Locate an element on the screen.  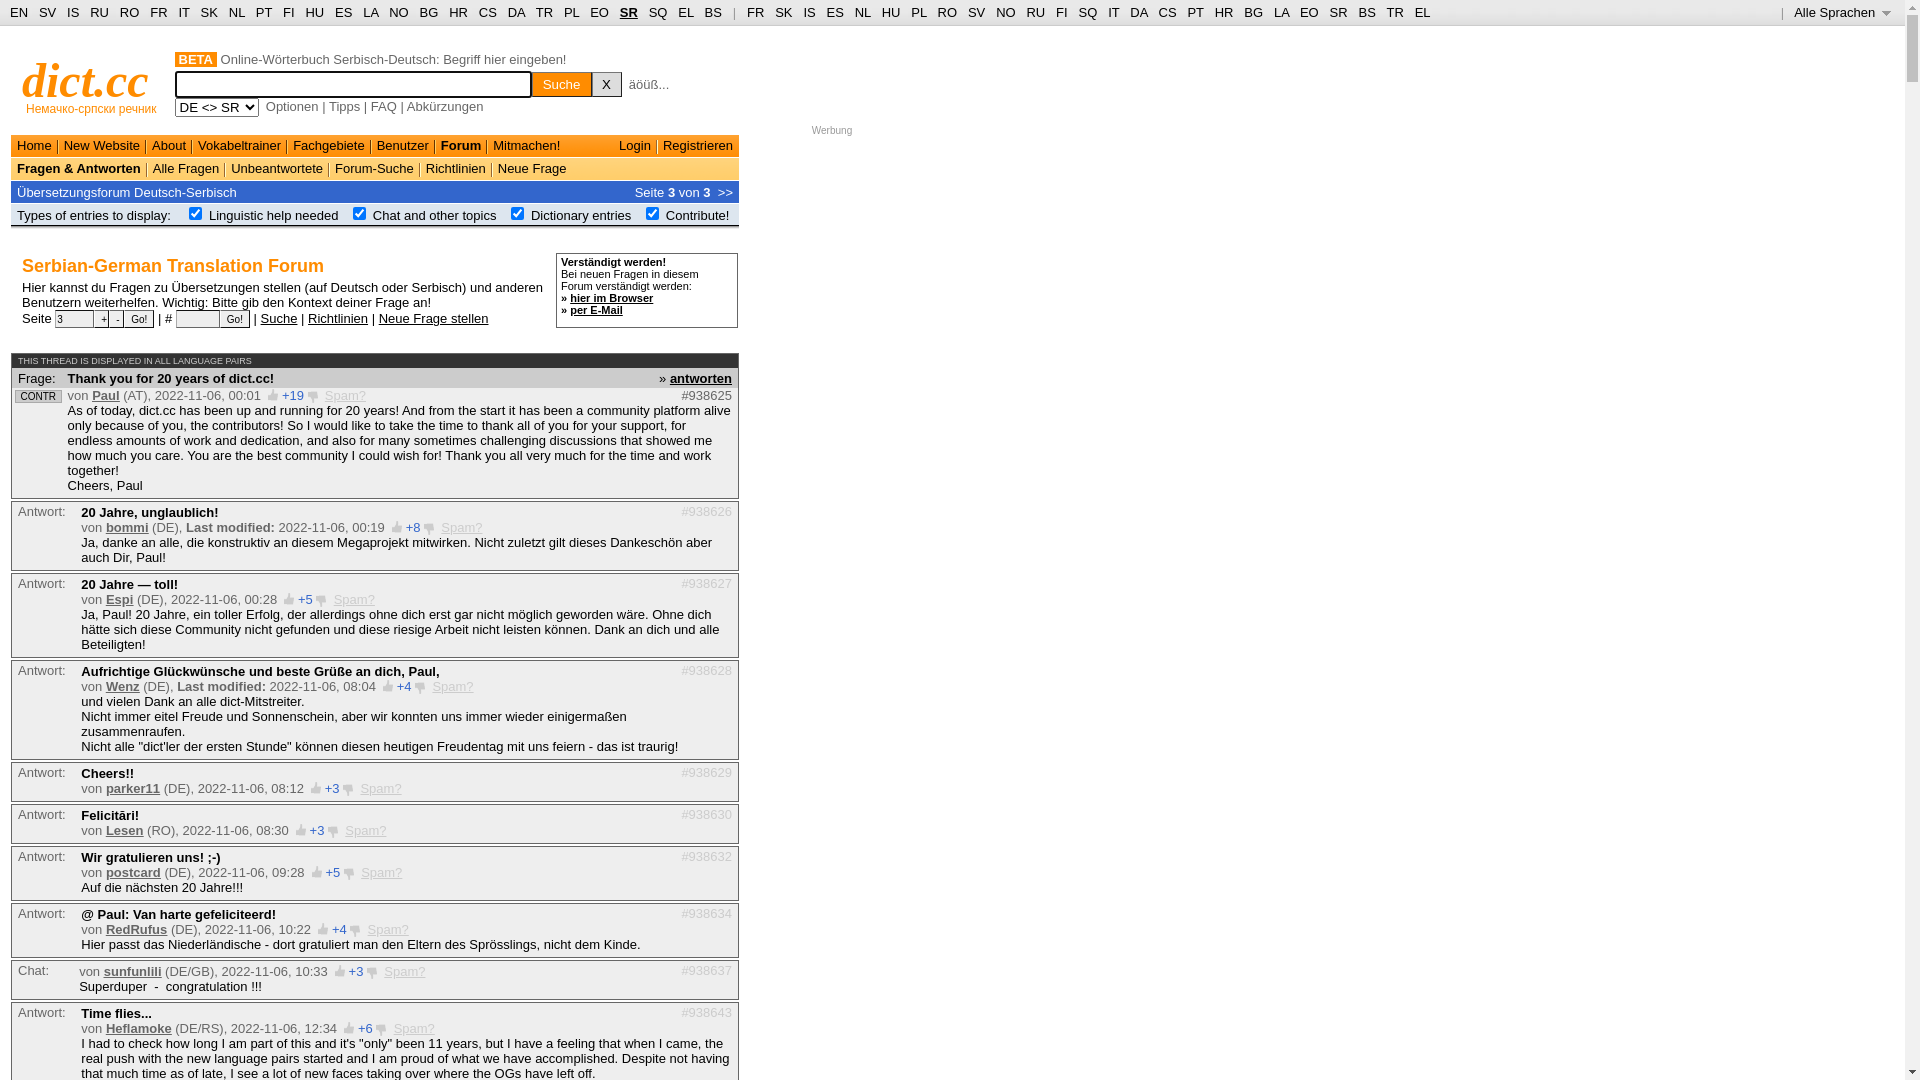
'Optionen' is located at coordinates (291, 106).